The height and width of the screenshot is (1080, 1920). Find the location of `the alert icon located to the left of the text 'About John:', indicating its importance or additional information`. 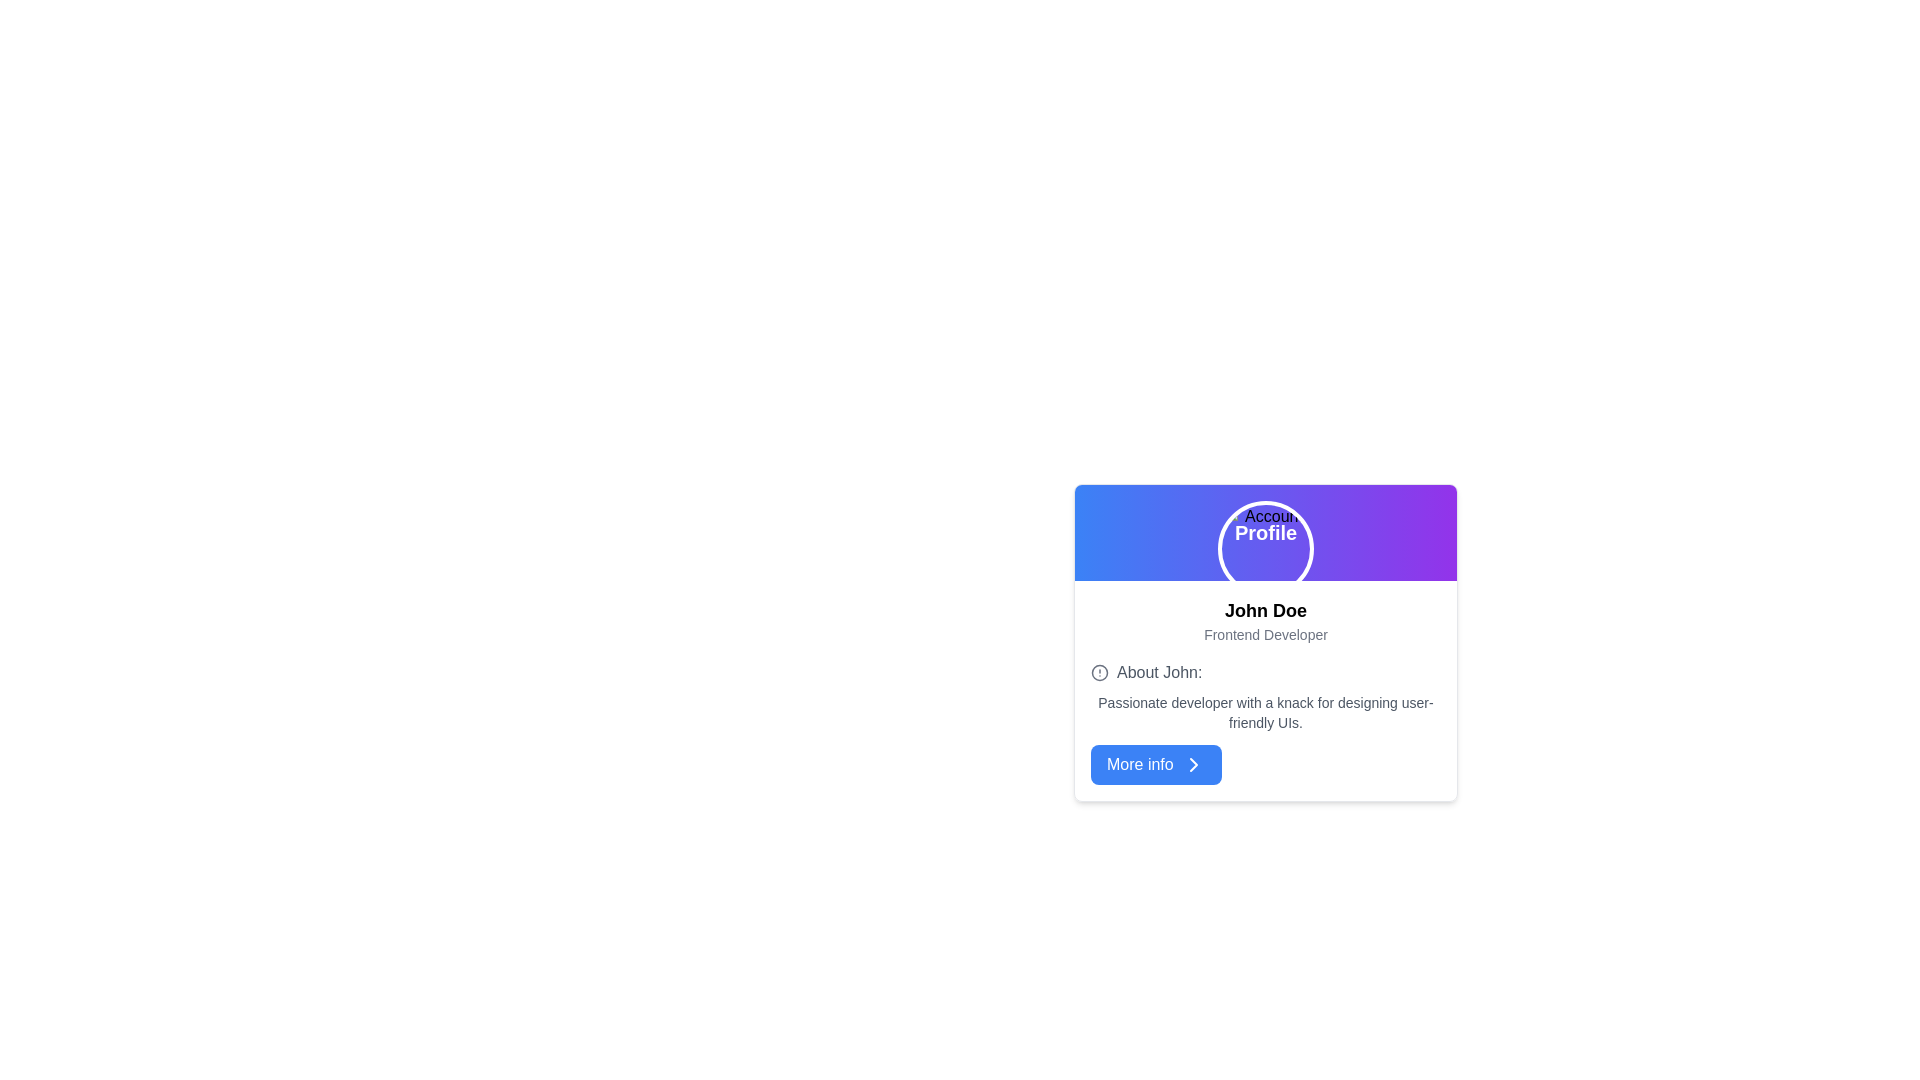

the alert icon located to the left of the text 'About John:', indicating its importance or additional information is located at coordinates (1098, 672).